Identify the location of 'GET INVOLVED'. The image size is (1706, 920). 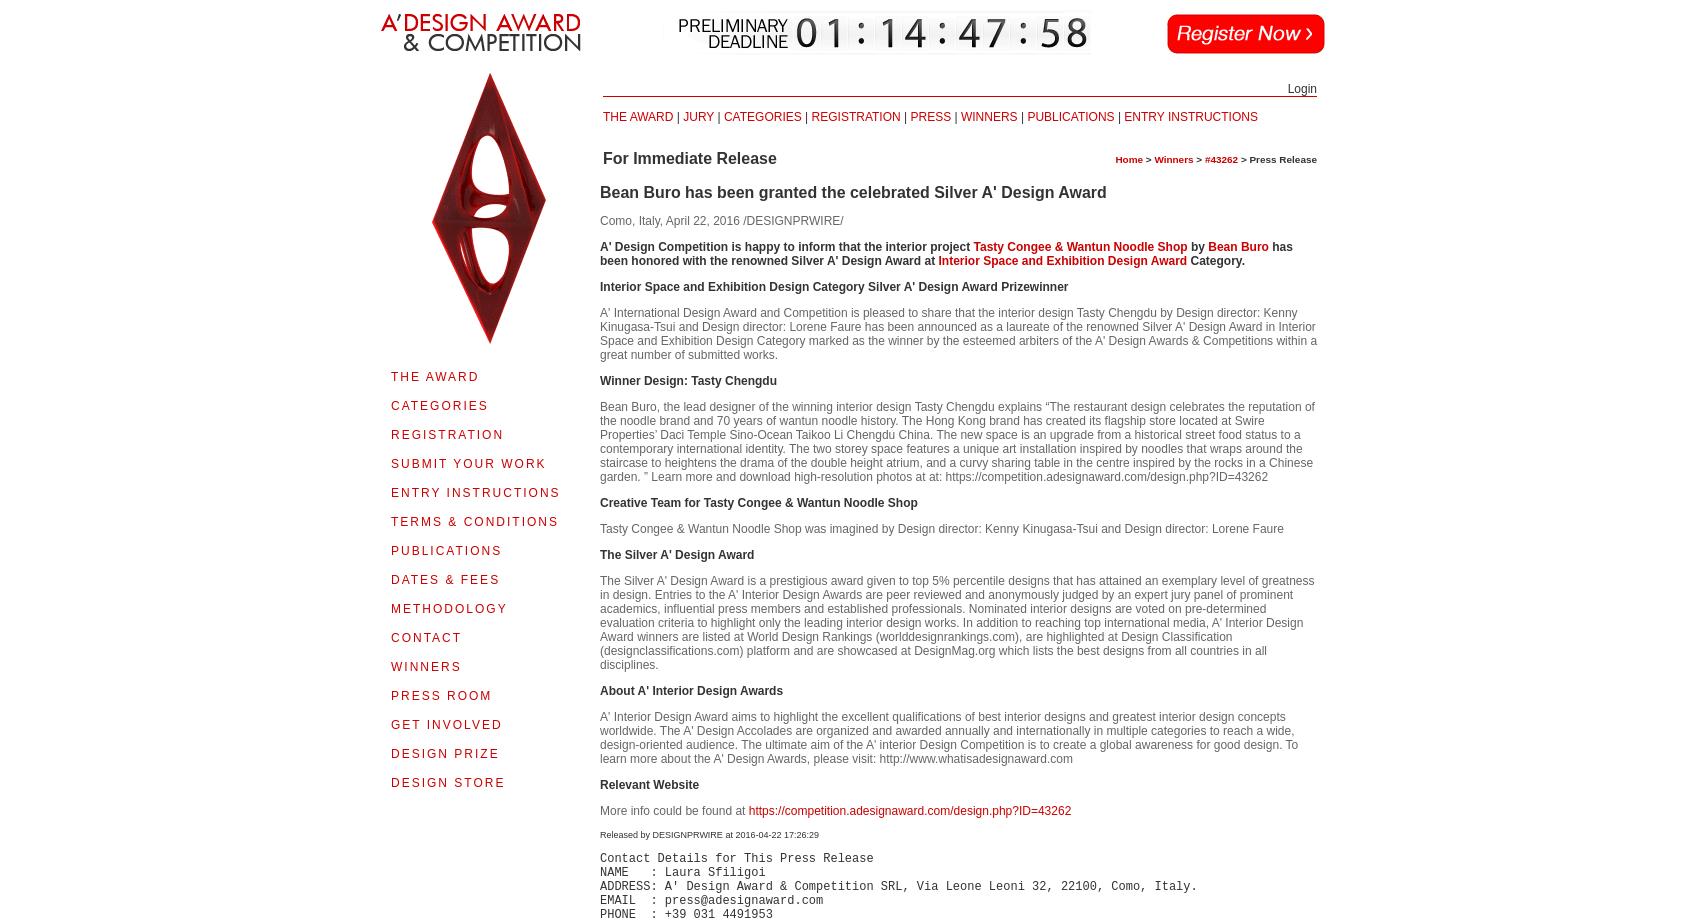
(445, 724).